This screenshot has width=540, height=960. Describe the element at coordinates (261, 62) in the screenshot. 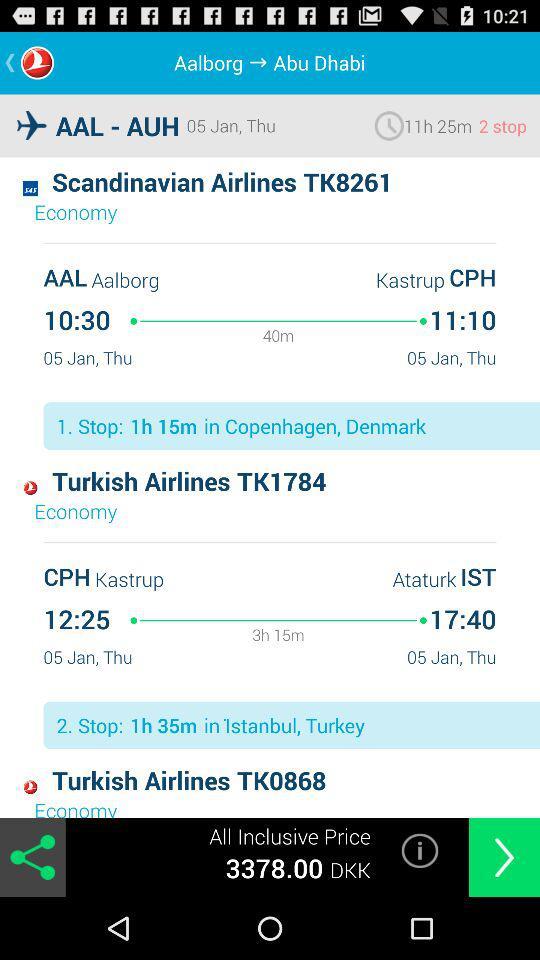

I see `the button which is right side of the aalborg` at that location.